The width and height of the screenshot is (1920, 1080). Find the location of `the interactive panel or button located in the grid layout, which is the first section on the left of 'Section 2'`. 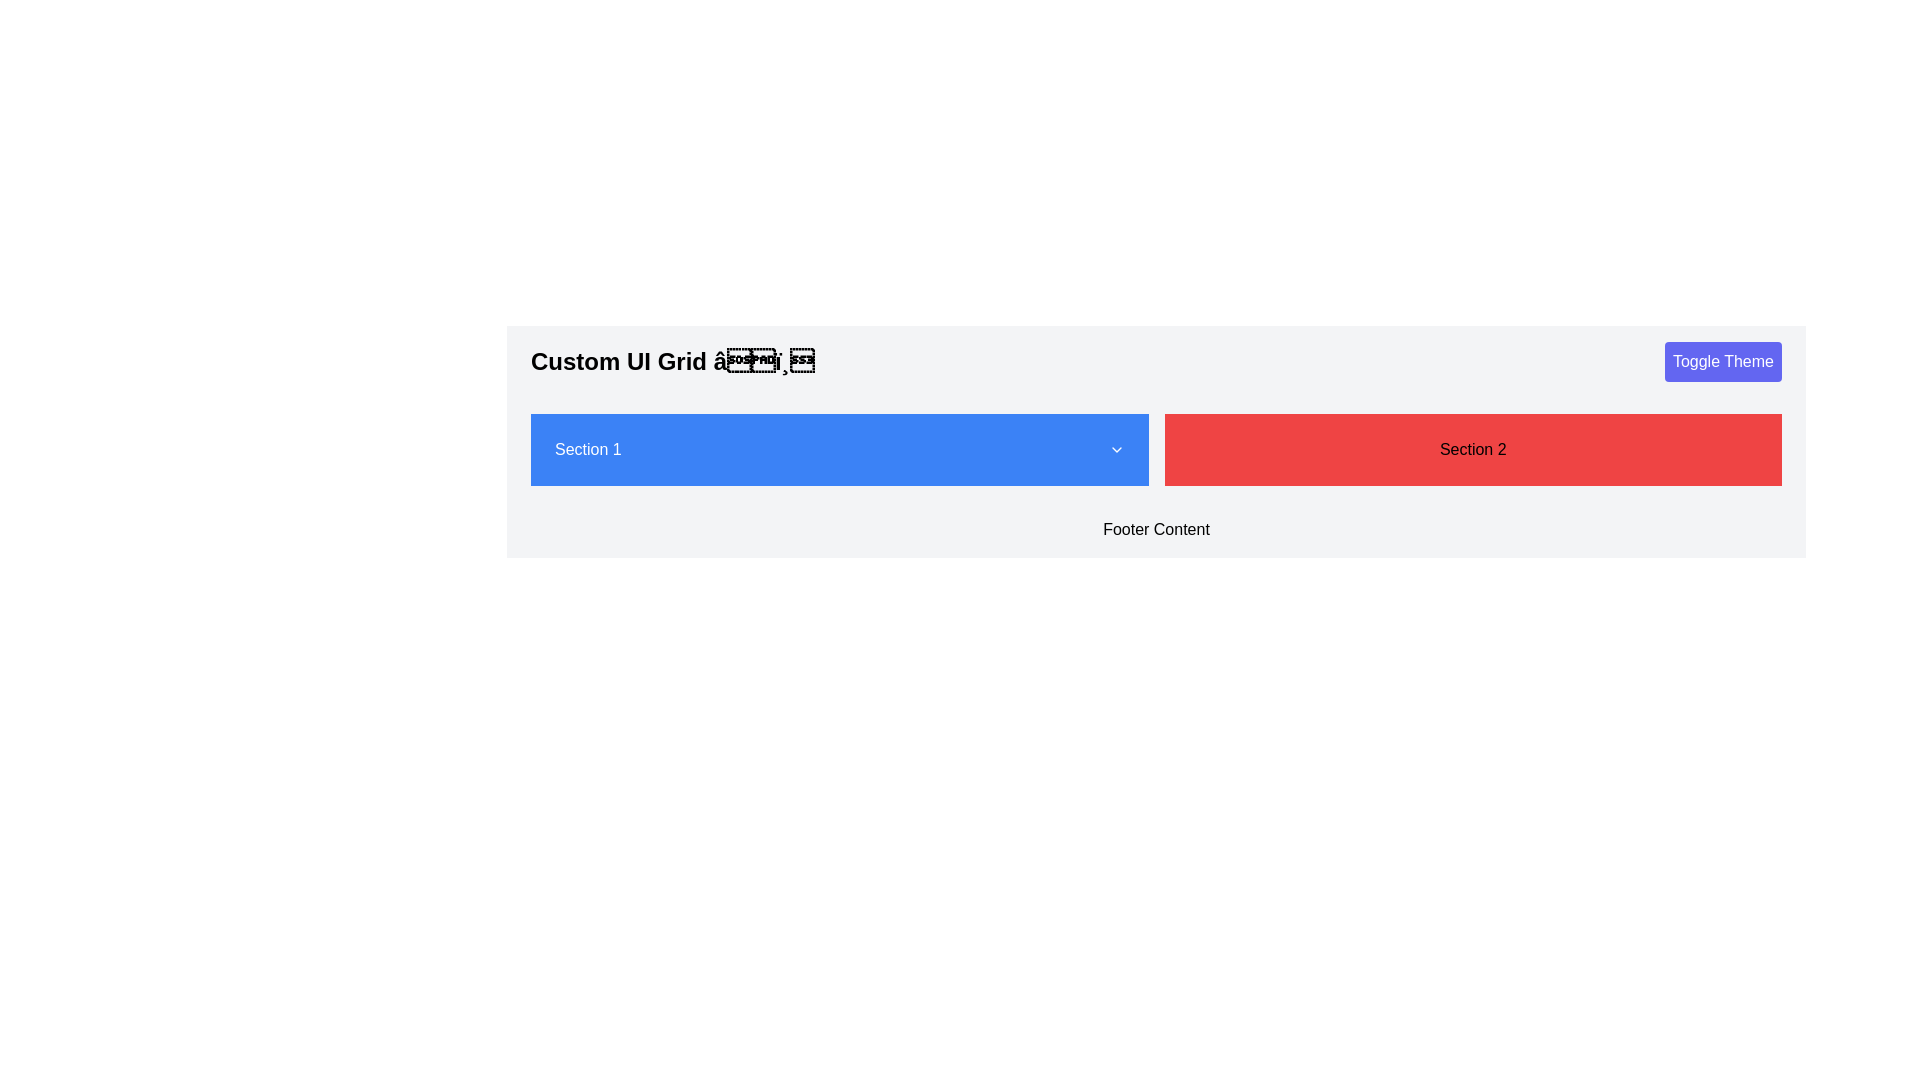

the interactive panel or button located in the grid layout, which is the first section on the left of 'Section 2' is located at coordinates (839, 450).